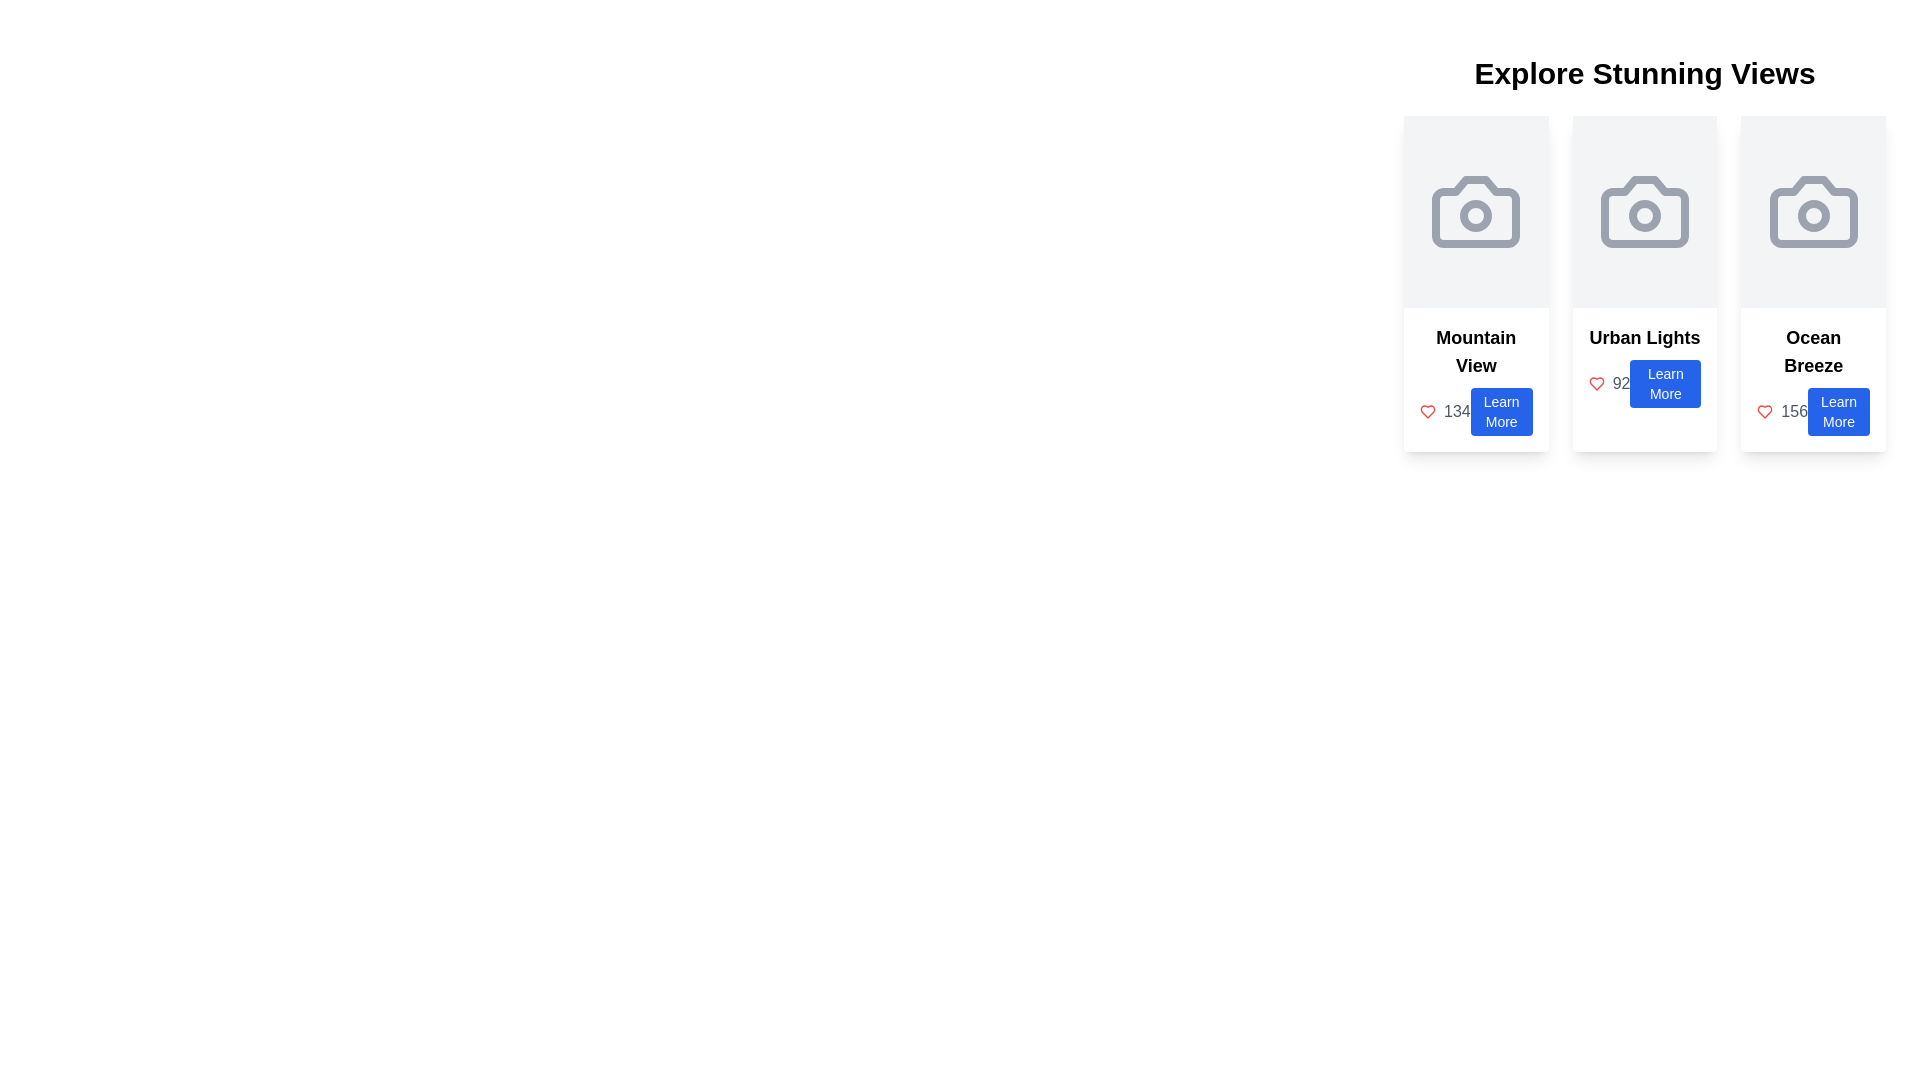 The height and width of the screenshot is (1080, 1920). What do you see at coordinates (1838, 411) in the screenshot?
I see `the 'Learn More' button located at the bottom of the rightmost card, beneath the heart icon and text '156'` at bounding box center [1838, 411].